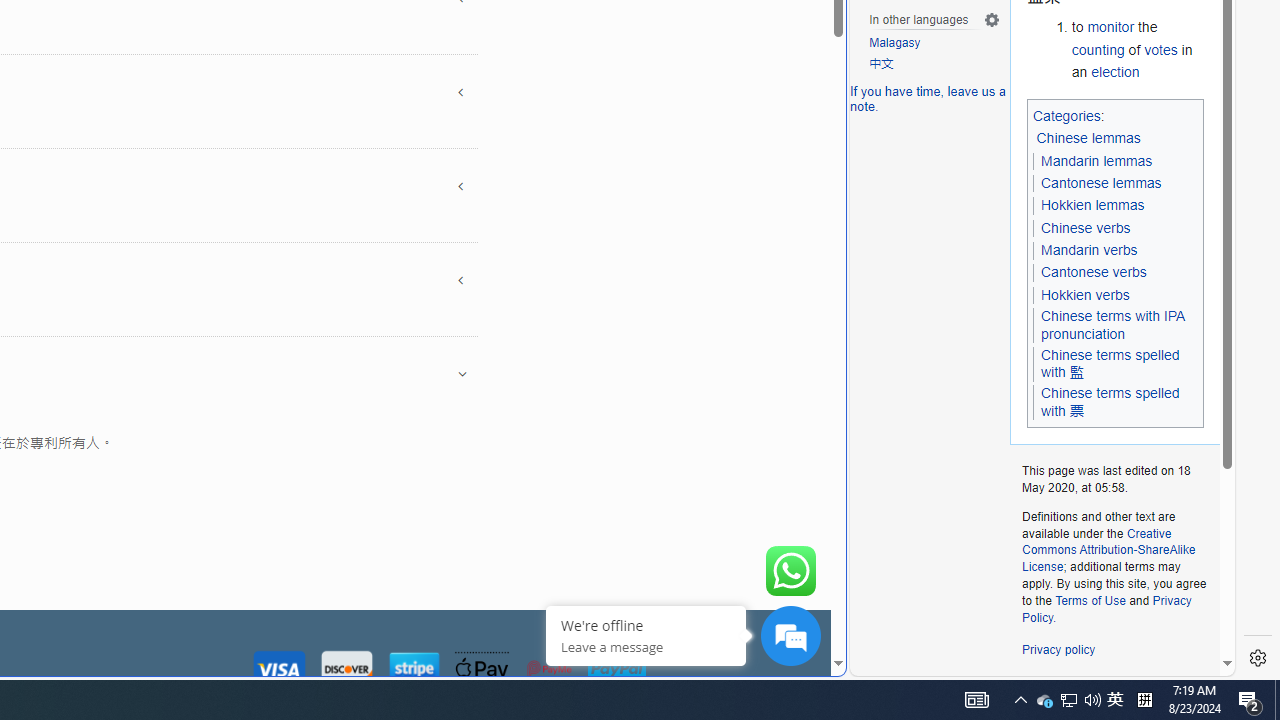  I want to click on 'Hokkien verbs', so click(1084, 294).